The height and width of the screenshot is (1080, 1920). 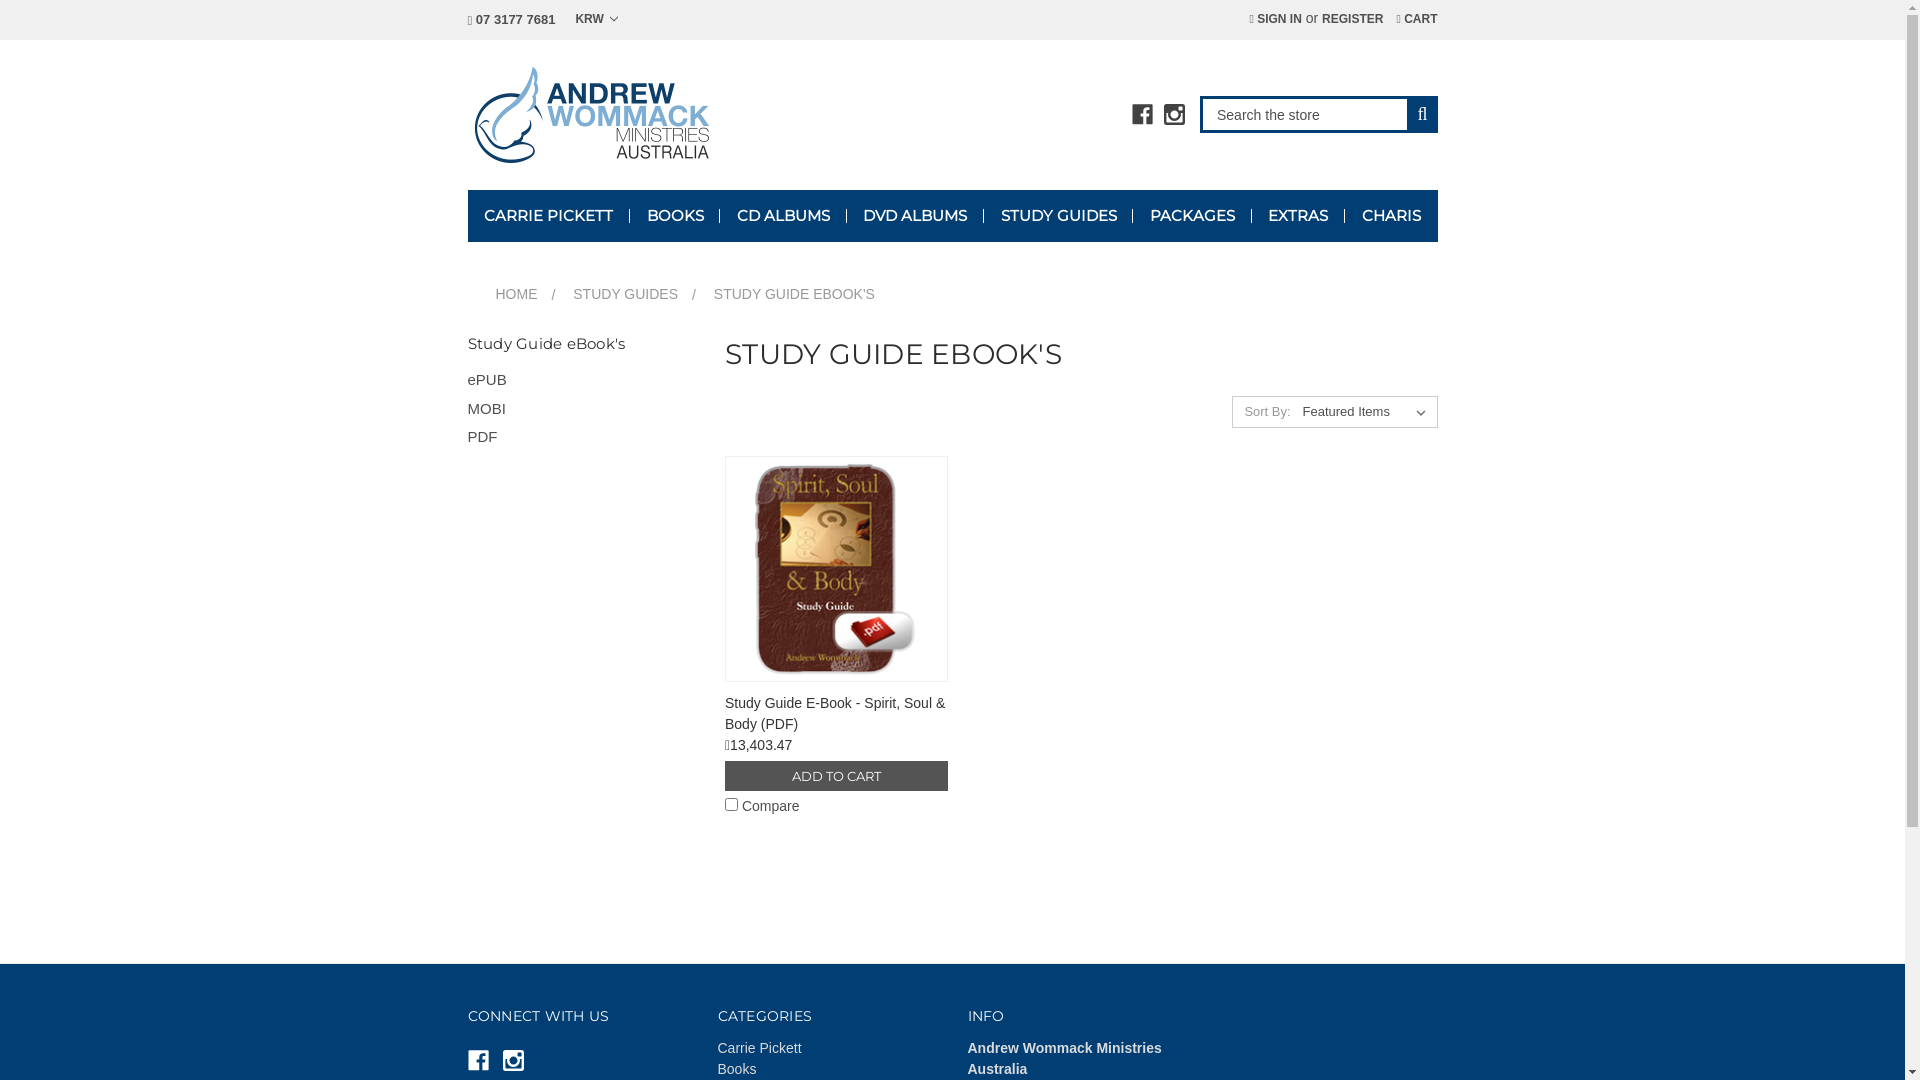 What do you see at coordinates (595, 19) in the screenshot?
I see `'KRW'` at bounding box center [595, 19].